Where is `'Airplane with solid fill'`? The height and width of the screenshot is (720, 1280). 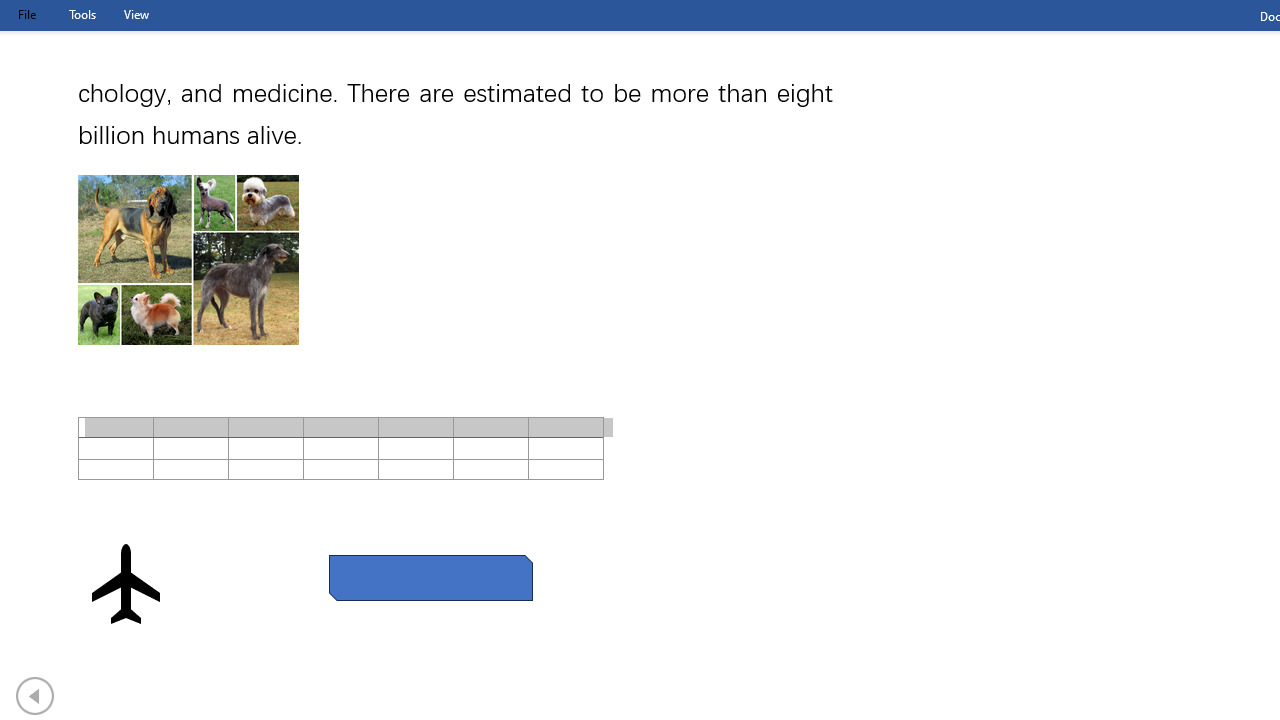 'Airplane with solid fill' is located at coordinates (125, 583).